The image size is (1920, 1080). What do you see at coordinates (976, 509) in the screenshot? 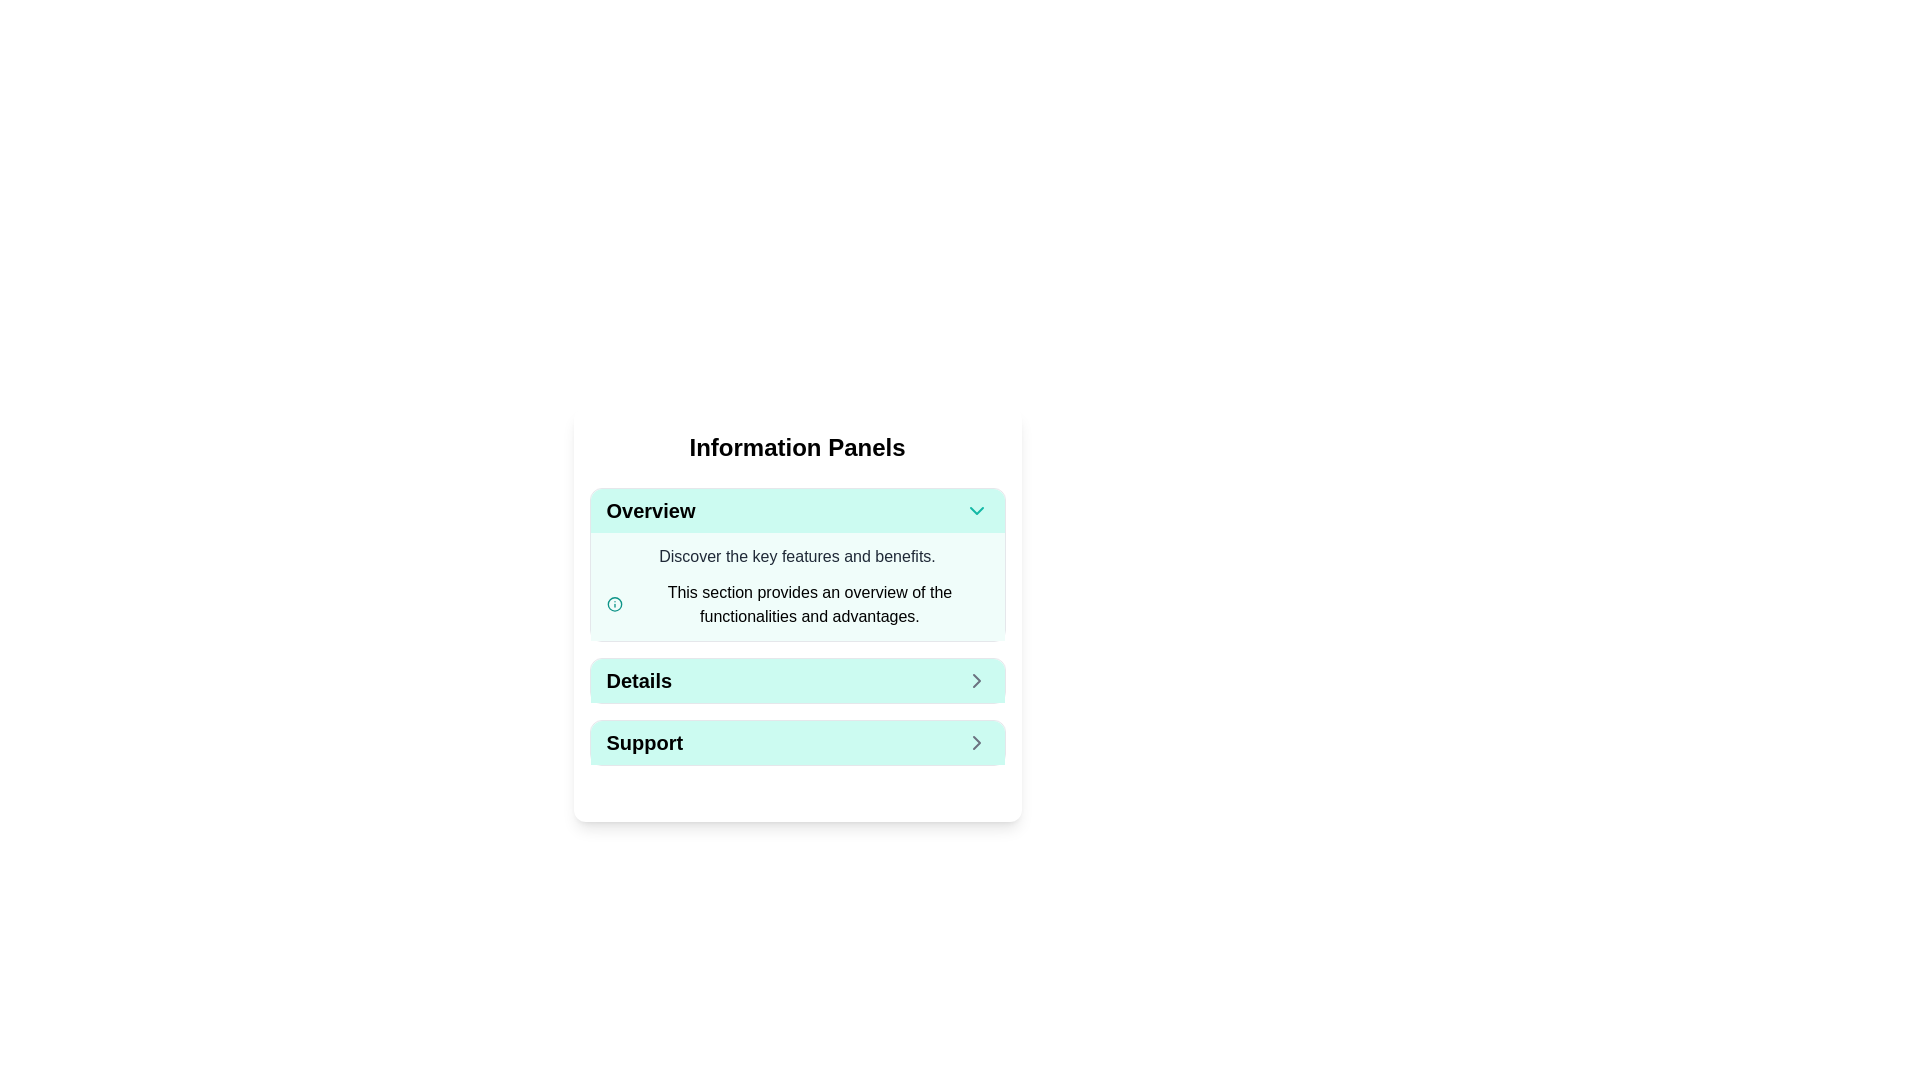
I see `the toggle button icon located at the rightmost part of the teal header bar labeled 'Overview'` at bounding box center [976, 509].